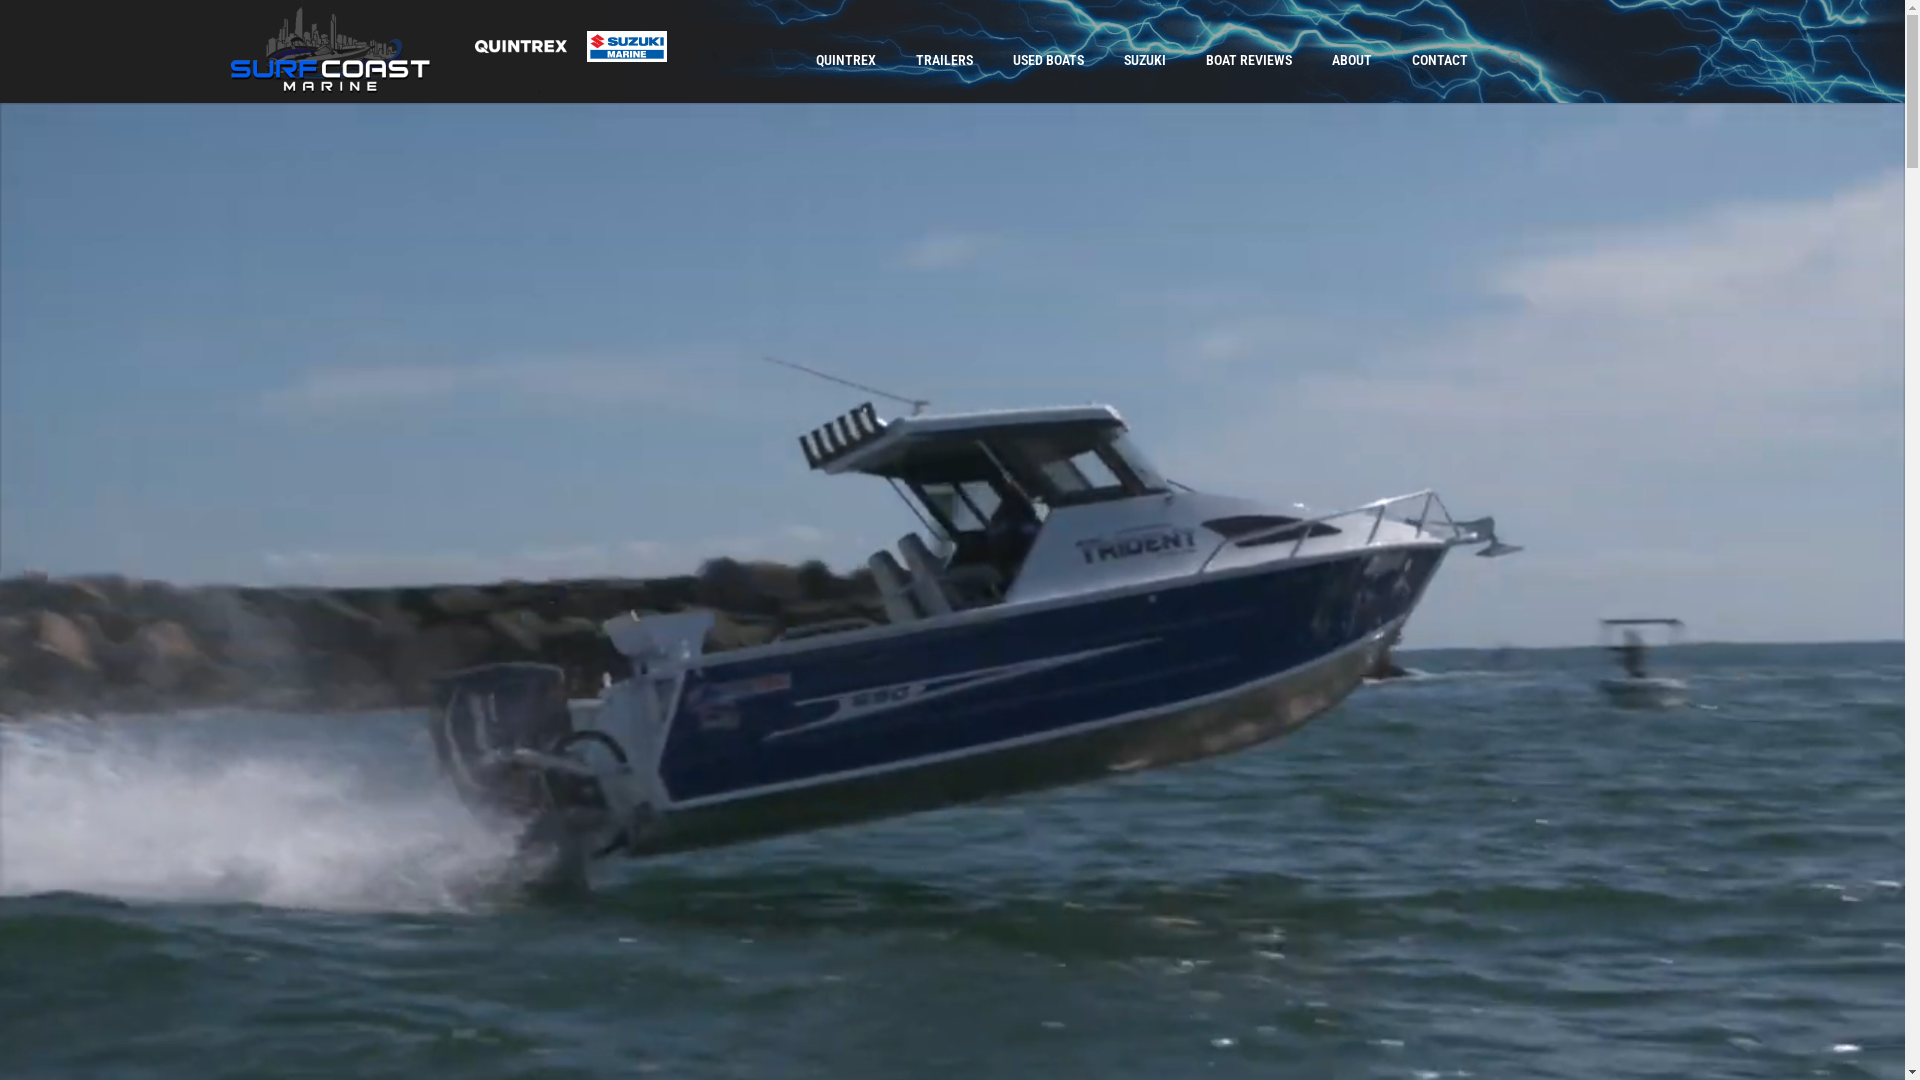  I want to click on 'USED BOATS', so click(993, 59).